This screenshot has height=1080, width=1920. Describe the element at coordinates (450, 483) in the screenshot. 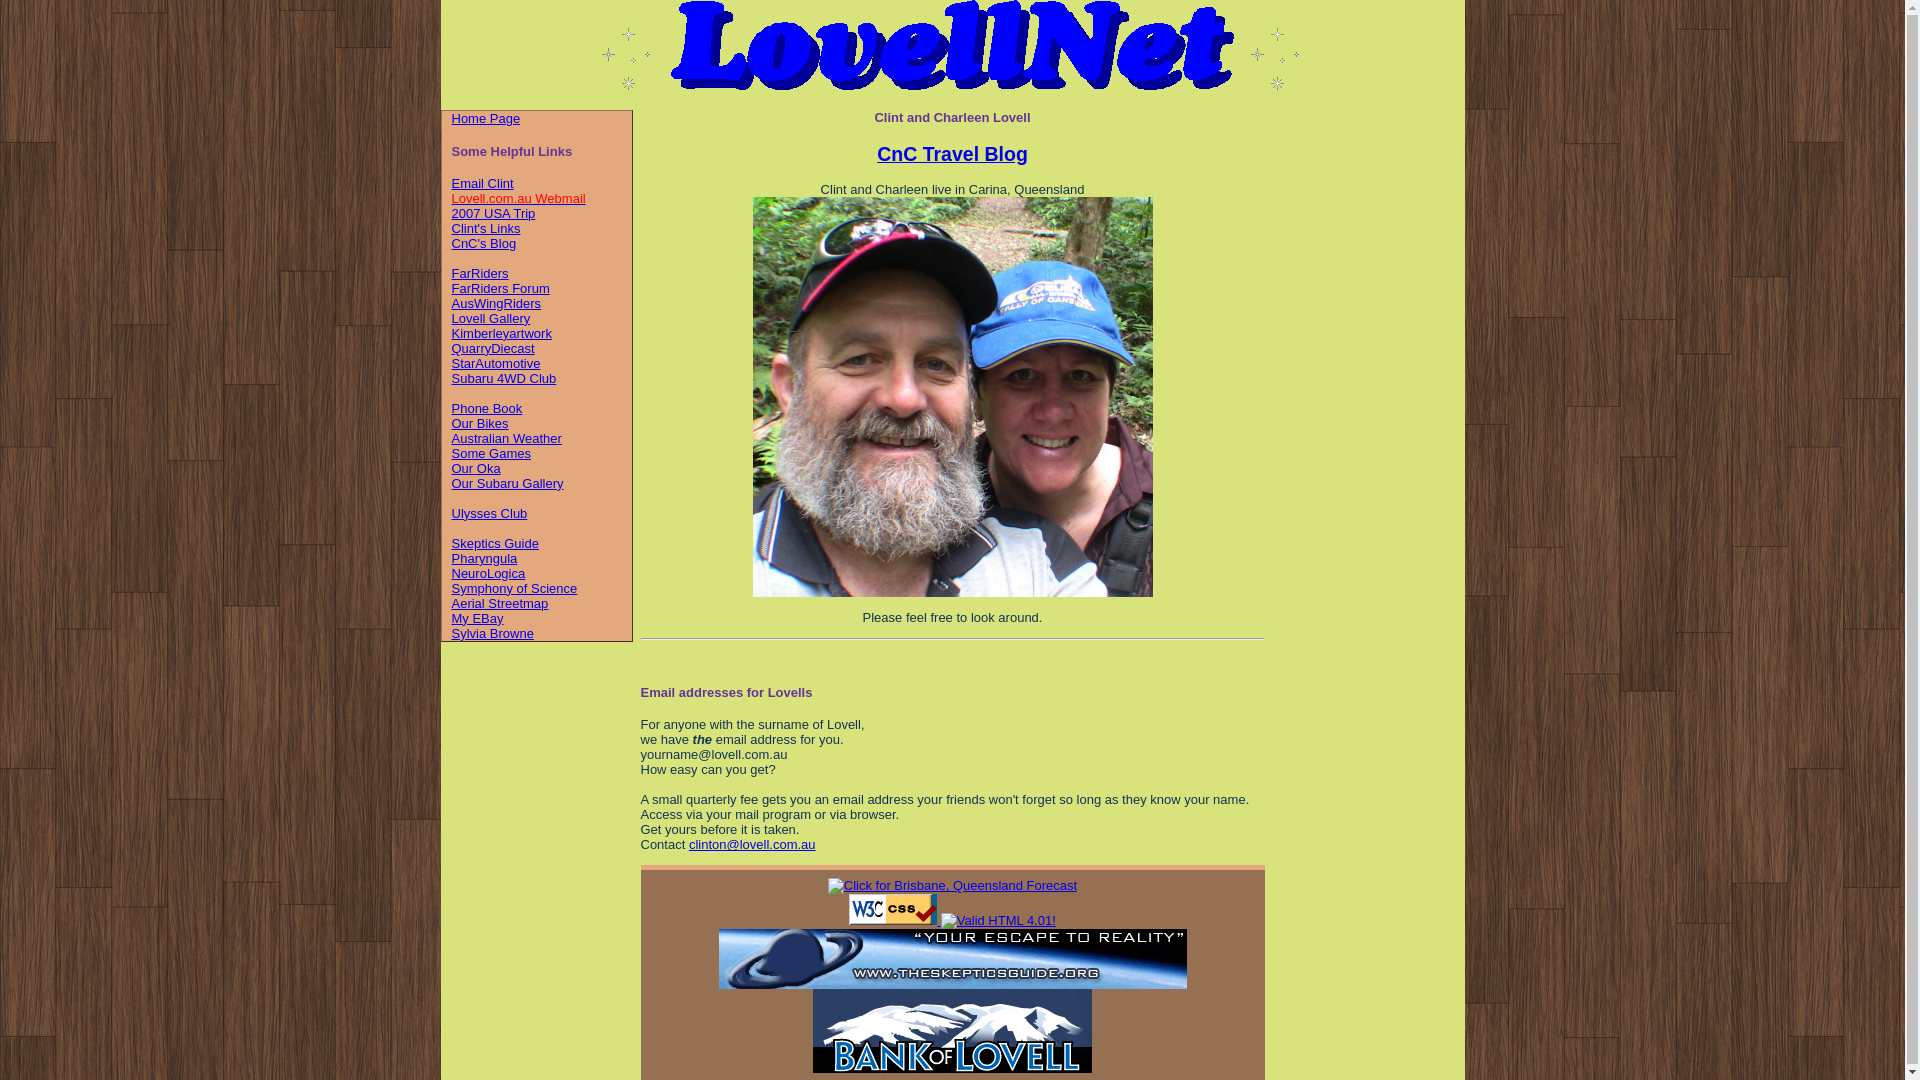

I see `'Our Subaru Gallery'` at that location.